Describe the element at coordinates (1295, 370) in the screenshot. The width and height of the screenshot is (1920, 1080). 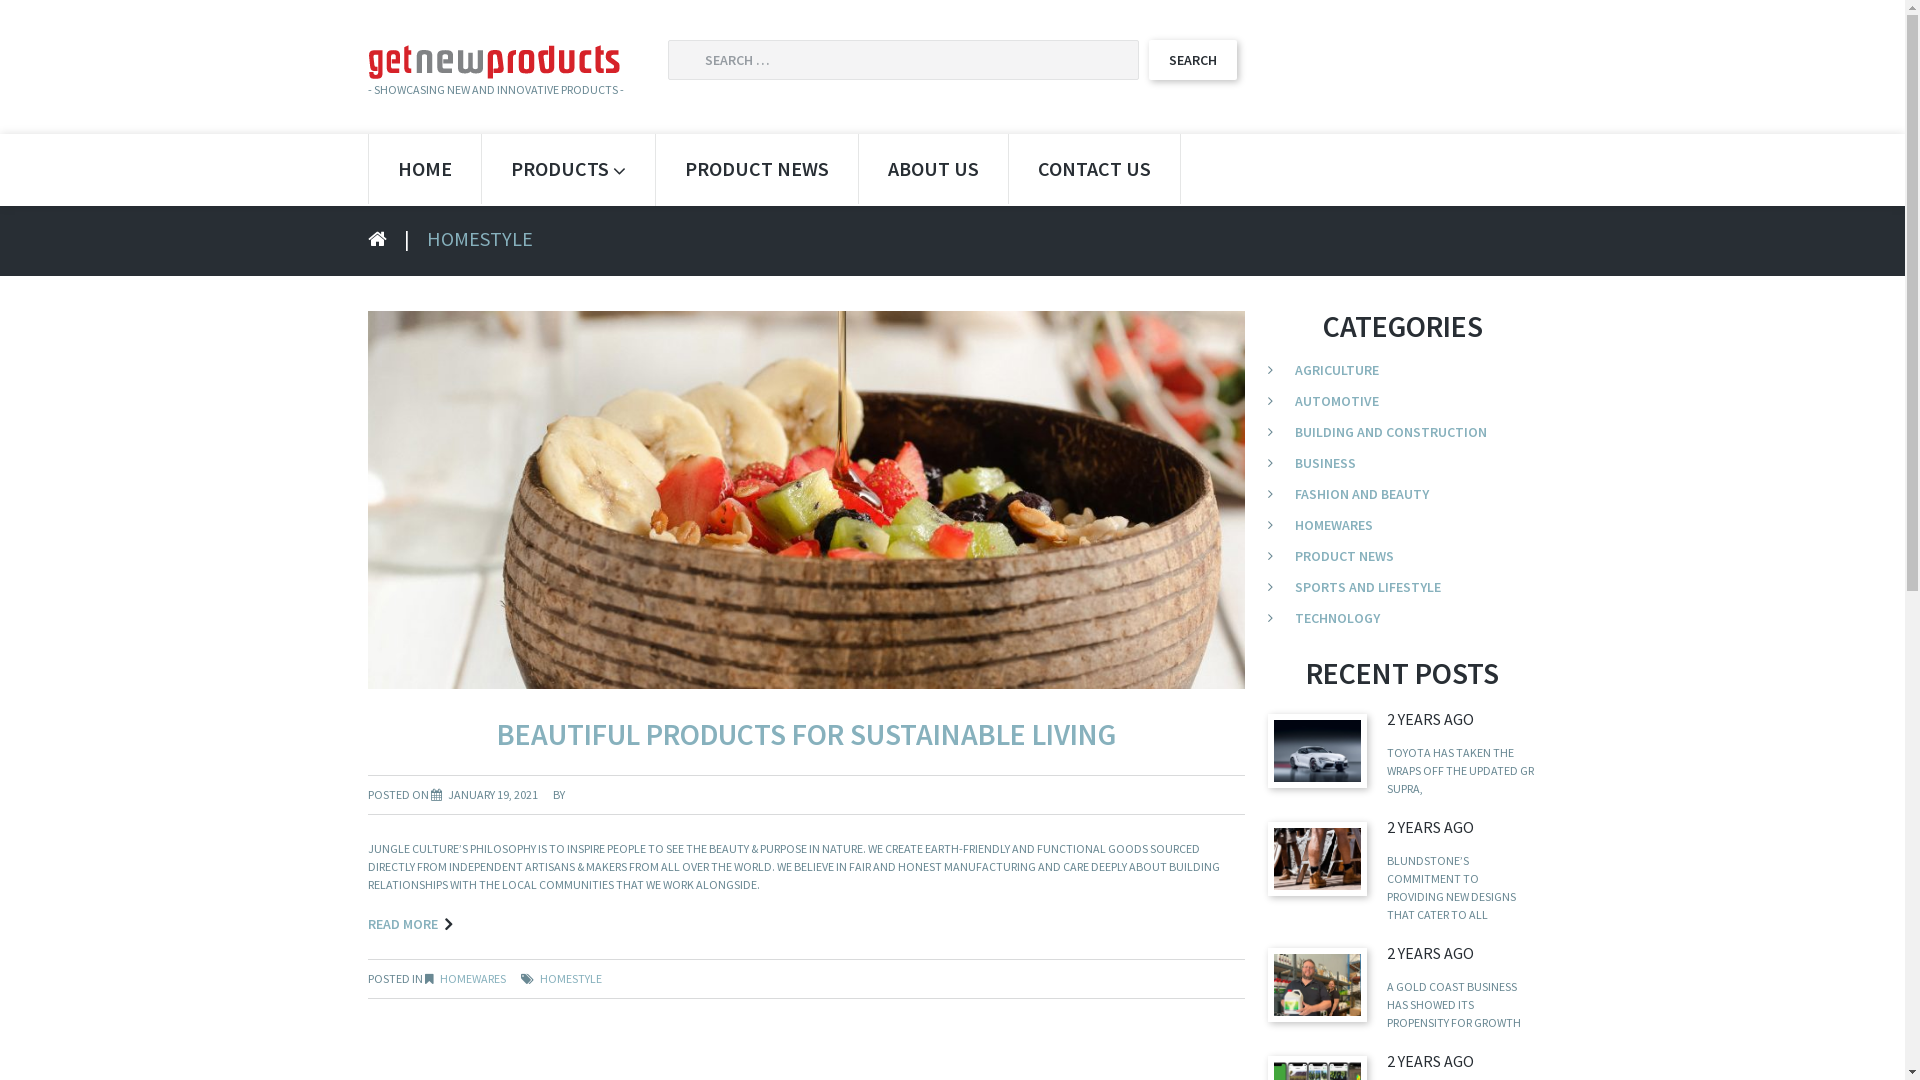
I see `'AGRICULTURE'` at that location.